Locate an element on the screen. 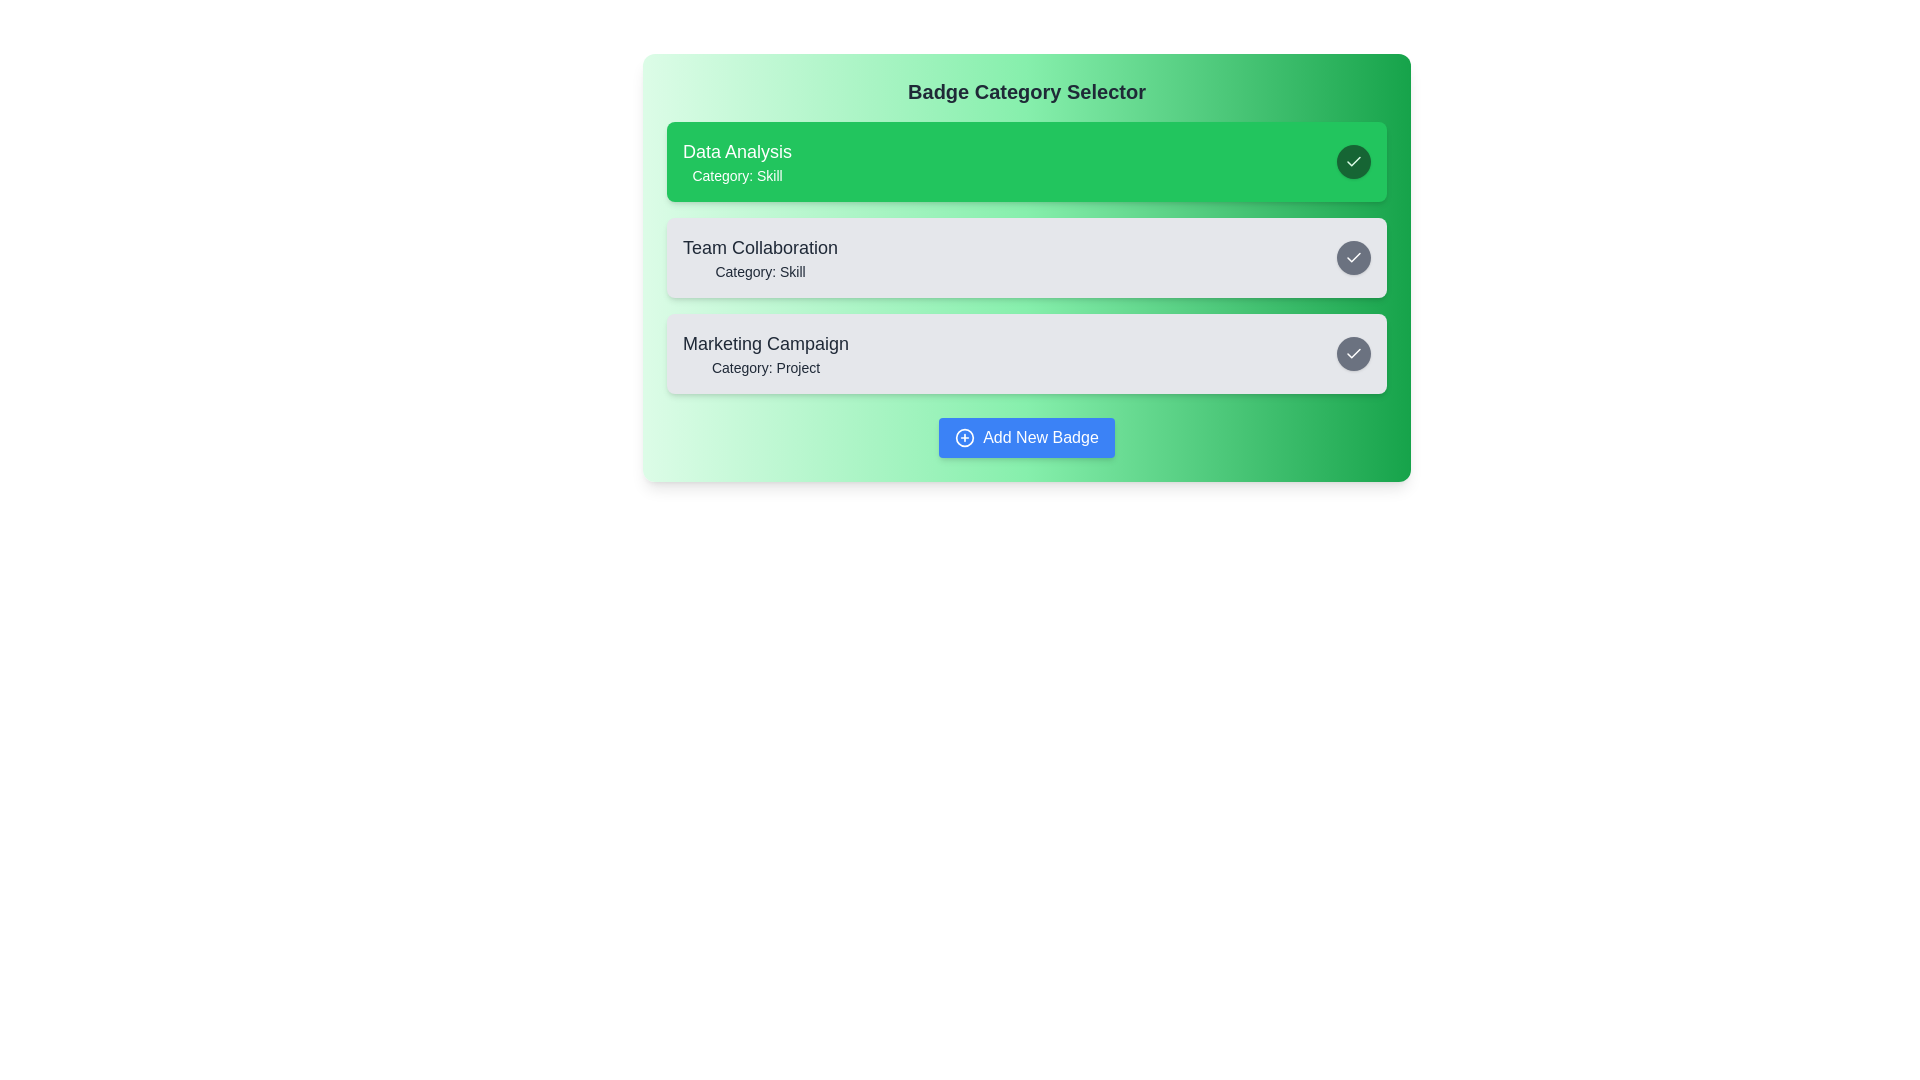 This screenshot has height=1080, width=1920. the 'Add New Badge' button to add a new badge is located at coordinates (1027, 437).